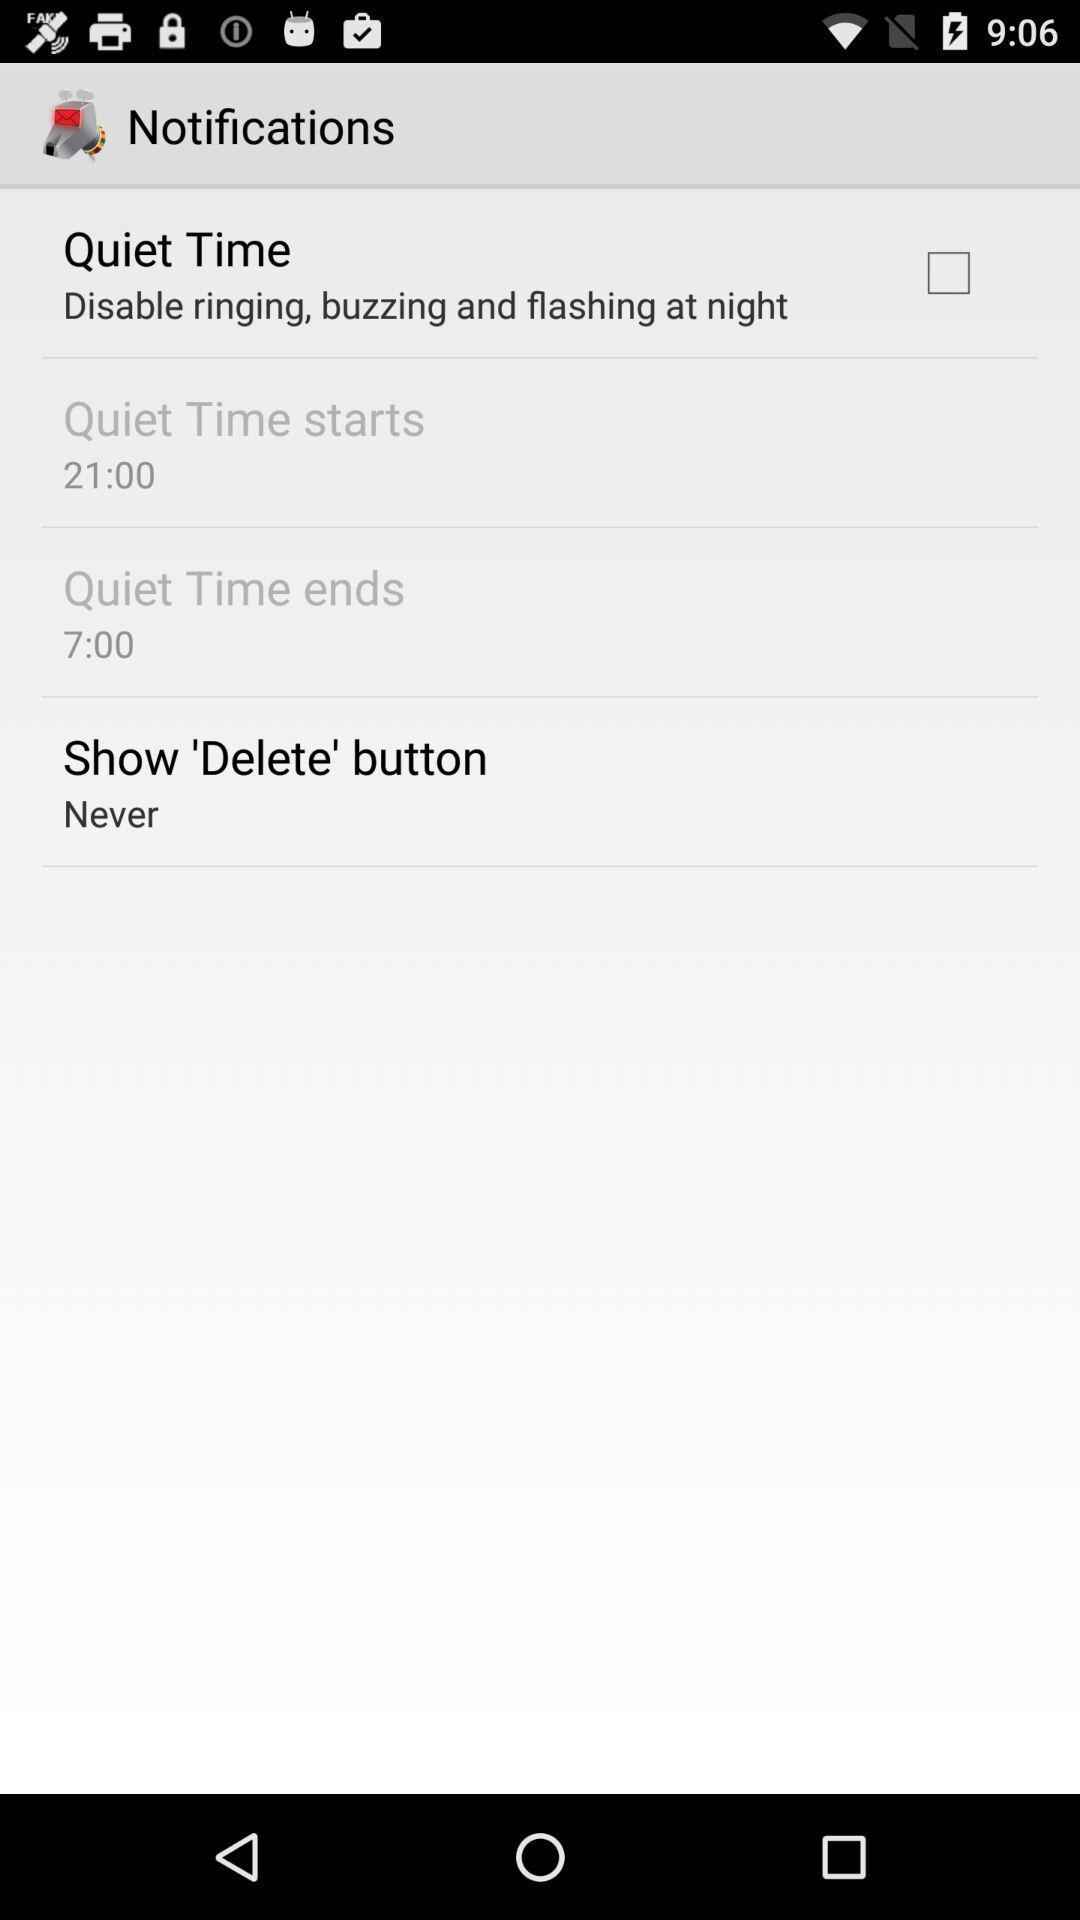 The height and width of the screenshot is (1920, 1080). Describe the element at coordinates (424, 303) in the screenshot. I see `the disable ringing buzzing app` at that location.